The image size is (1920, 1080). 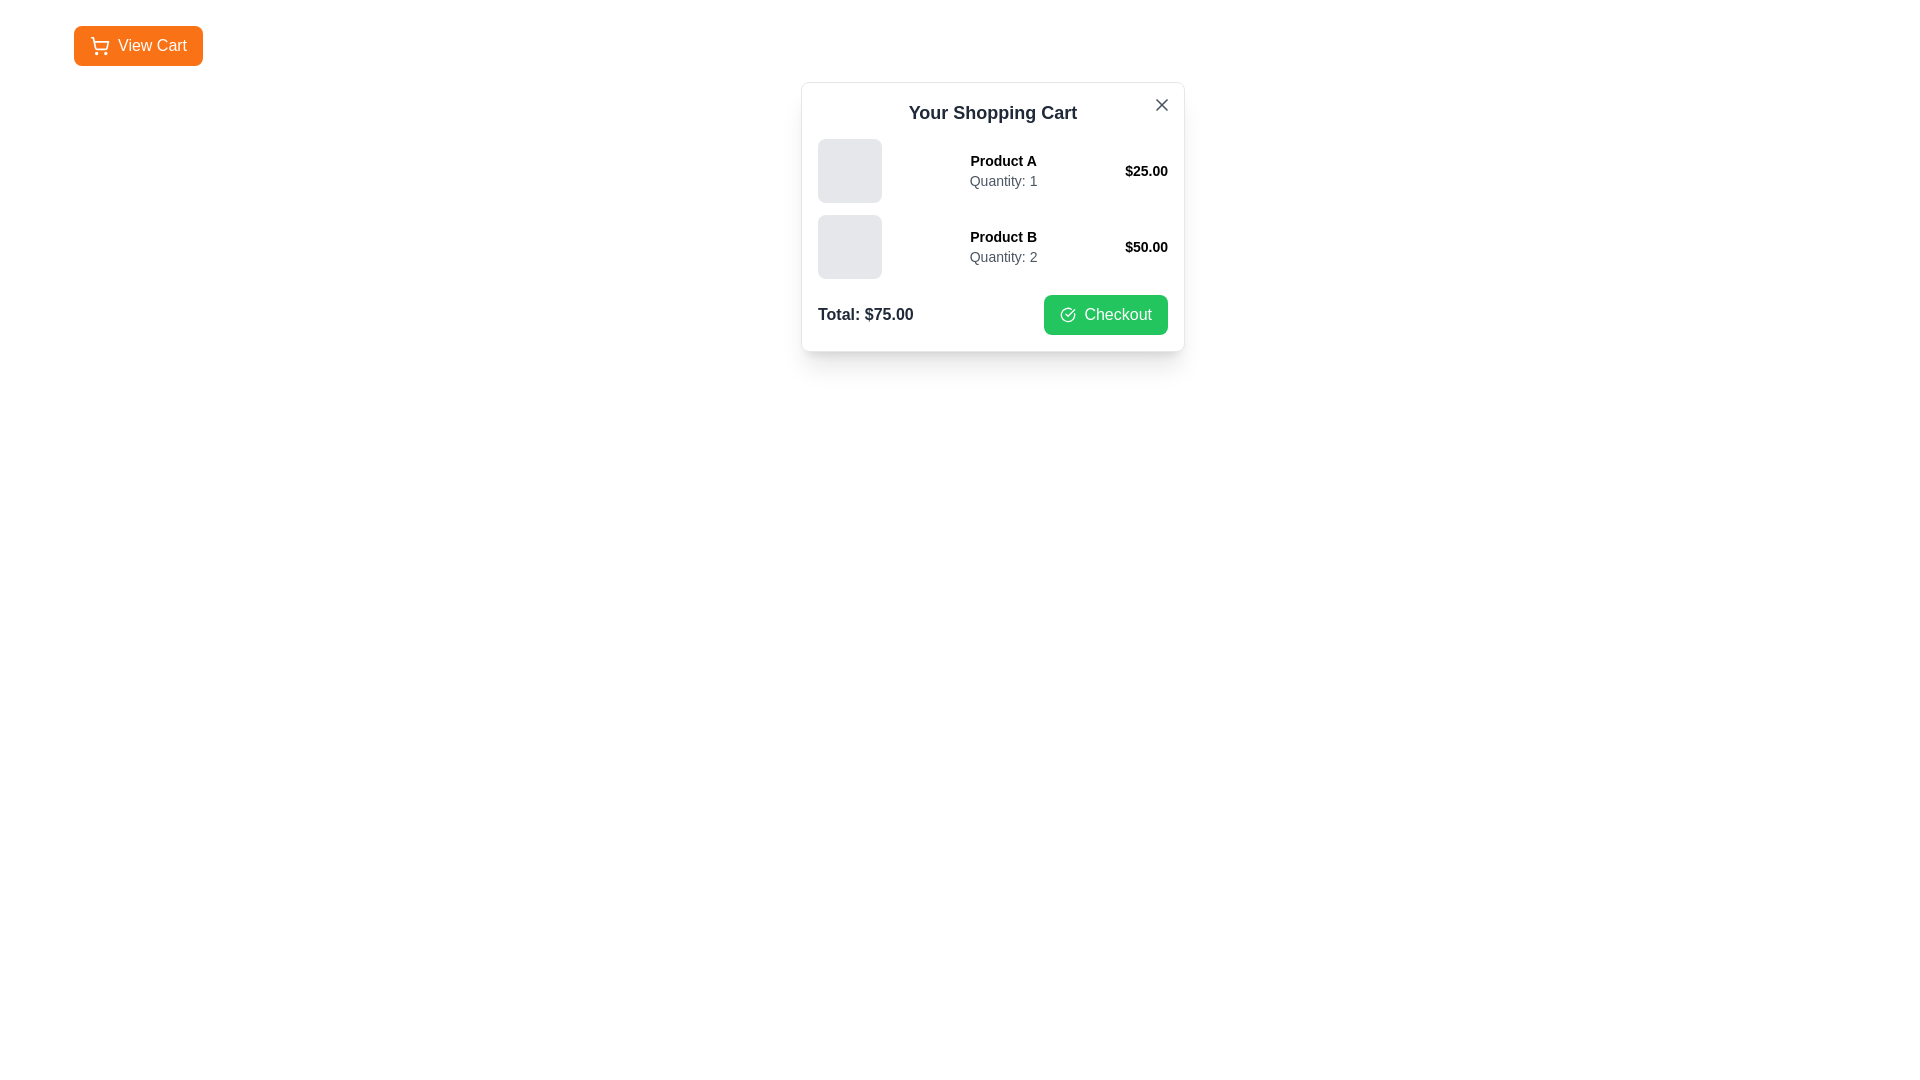 I want to click on the soft gray square decorative box located on the left side of the group in the shopping cart interface, so click(x=849, y=245).